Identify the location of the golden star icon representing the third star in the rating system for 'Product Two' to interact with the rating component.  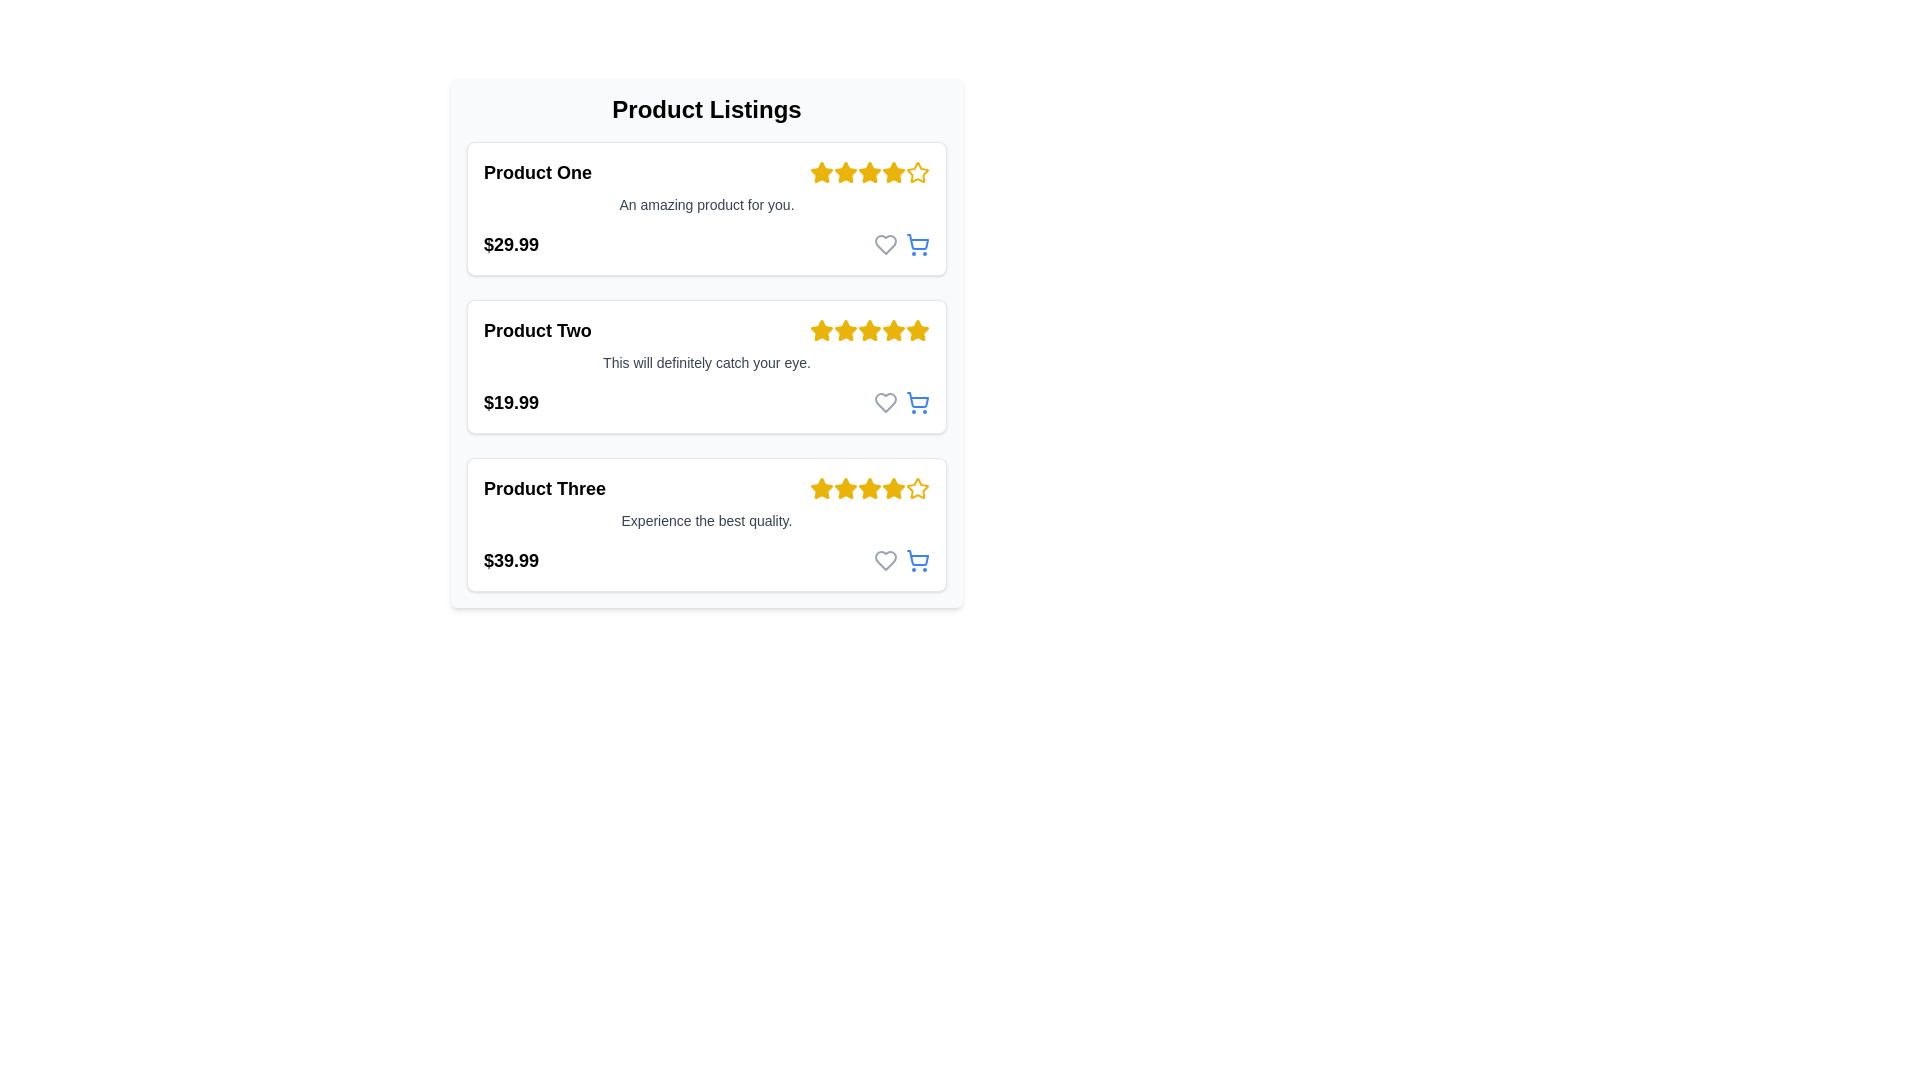
(845, 329).